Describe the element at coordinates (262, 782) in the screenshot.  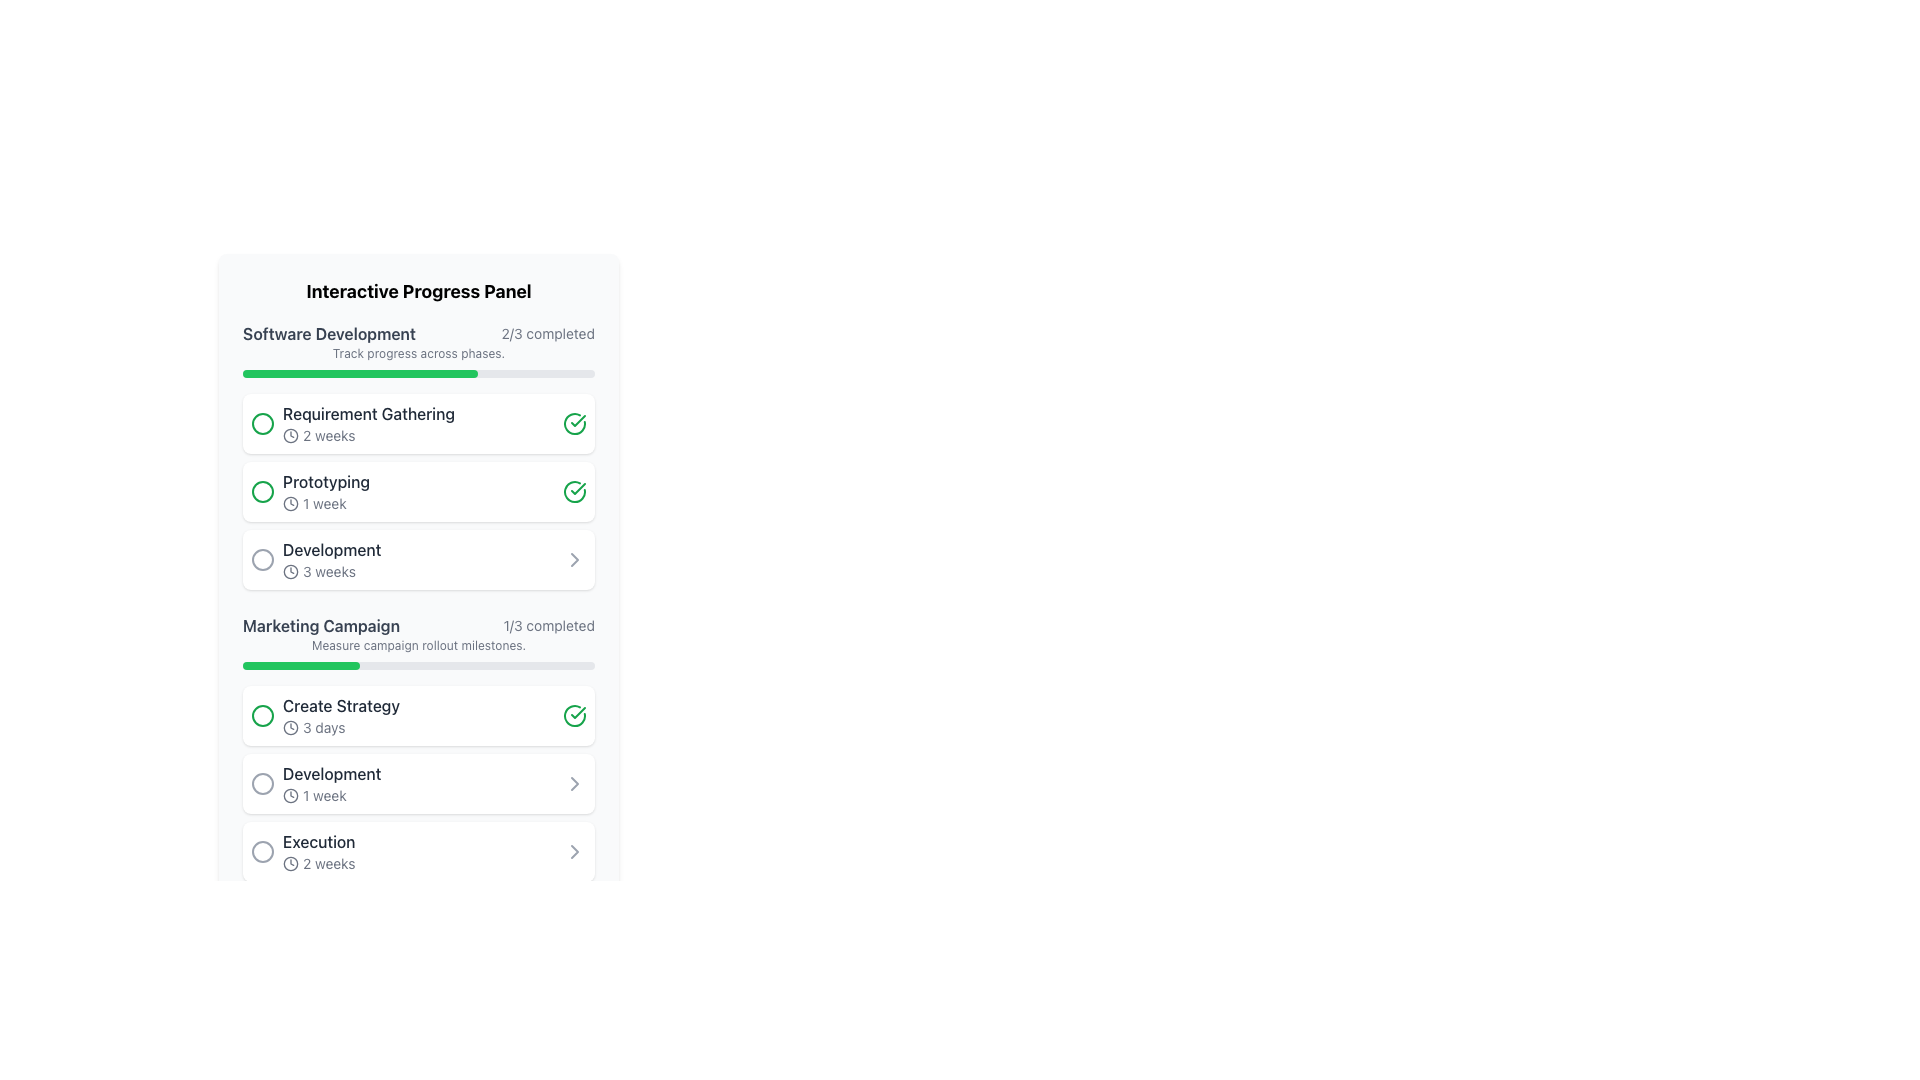
I see `the visual completion indicator within the task entry labeled 'Development 1 week' under the 'Marketing Campaign' section` at that location.